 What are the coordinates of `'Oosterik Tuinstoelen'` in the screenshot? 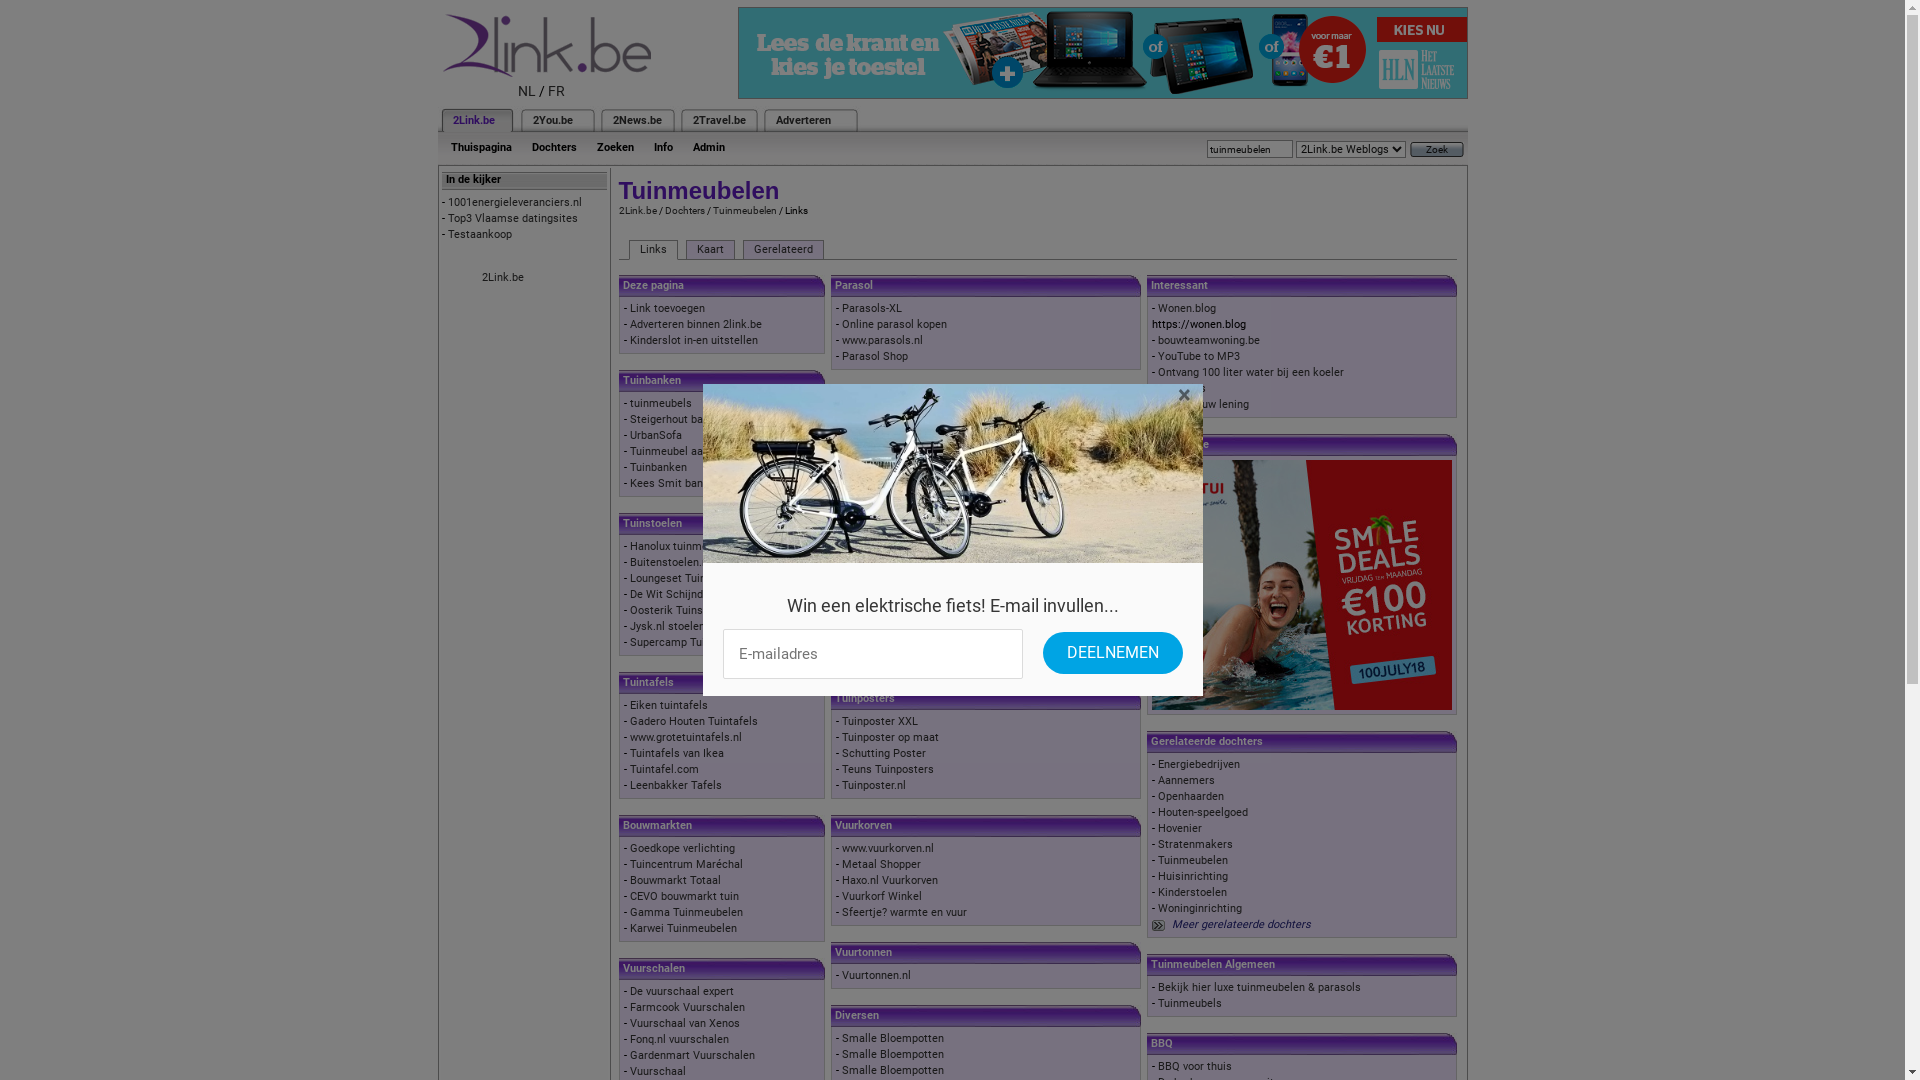 It's located at (681, 609).